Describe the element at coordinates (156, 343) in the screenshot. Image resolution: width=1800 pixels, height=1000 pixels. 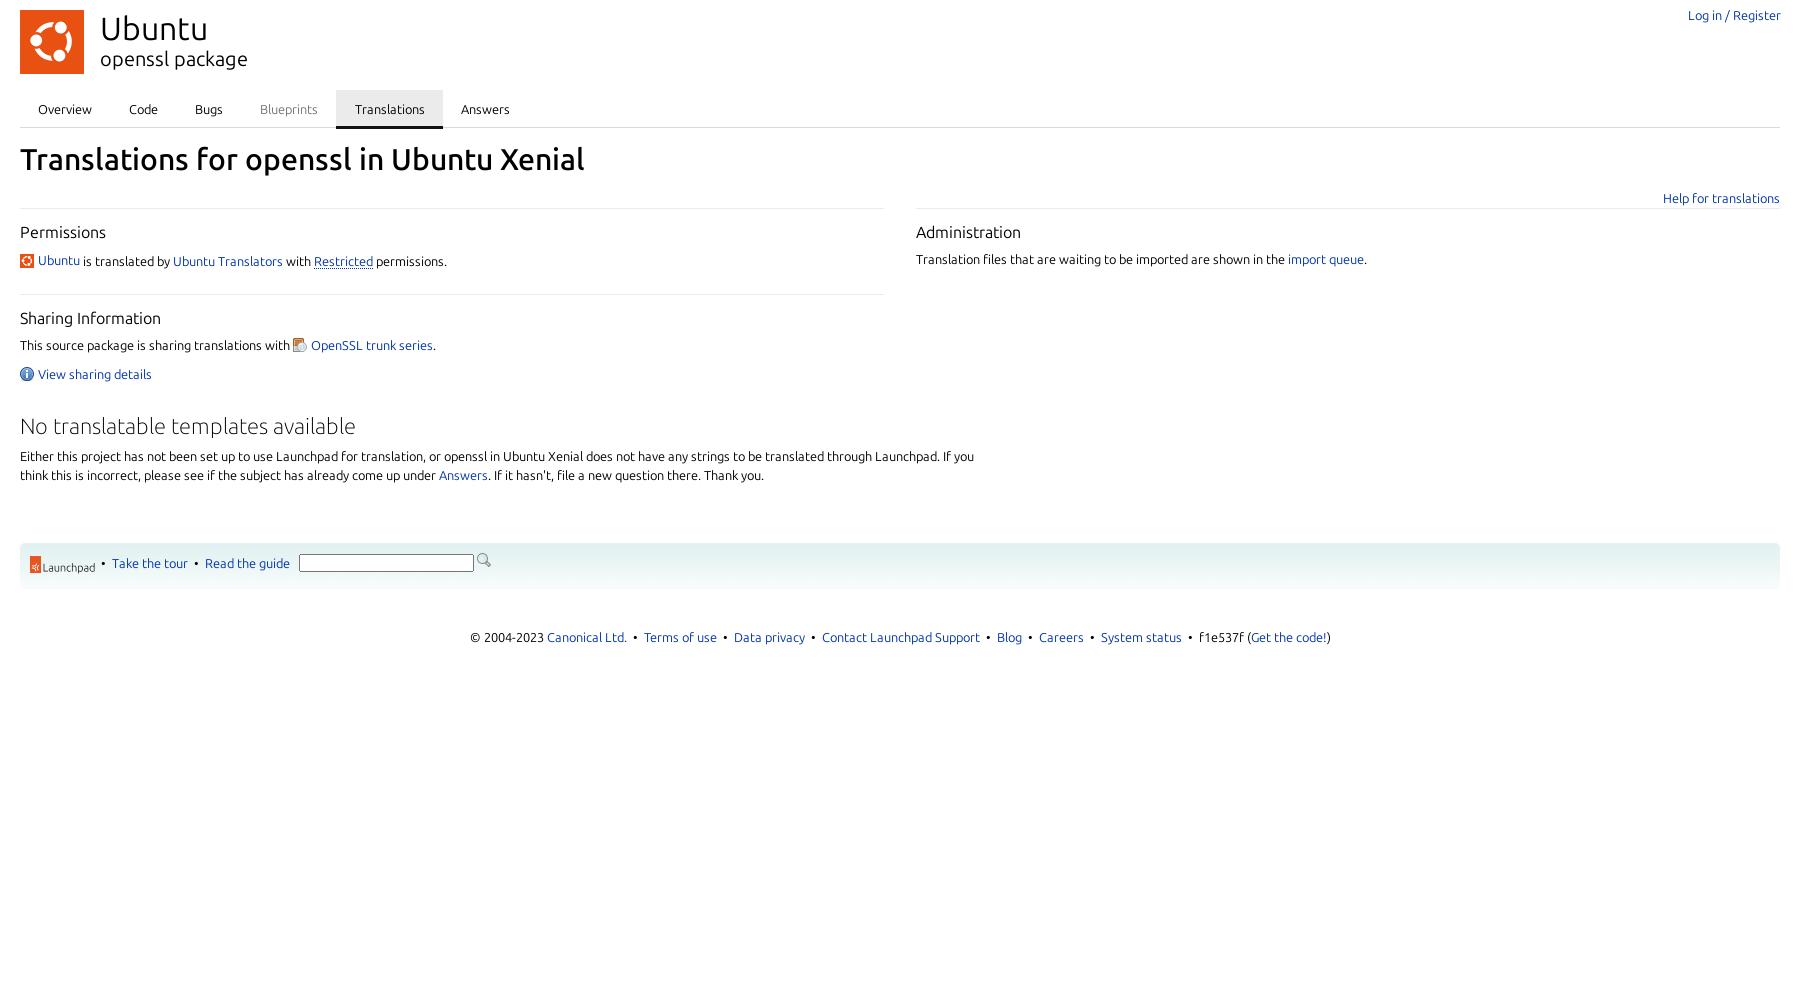
I see `'This source package is sharing translations with'` at that location.